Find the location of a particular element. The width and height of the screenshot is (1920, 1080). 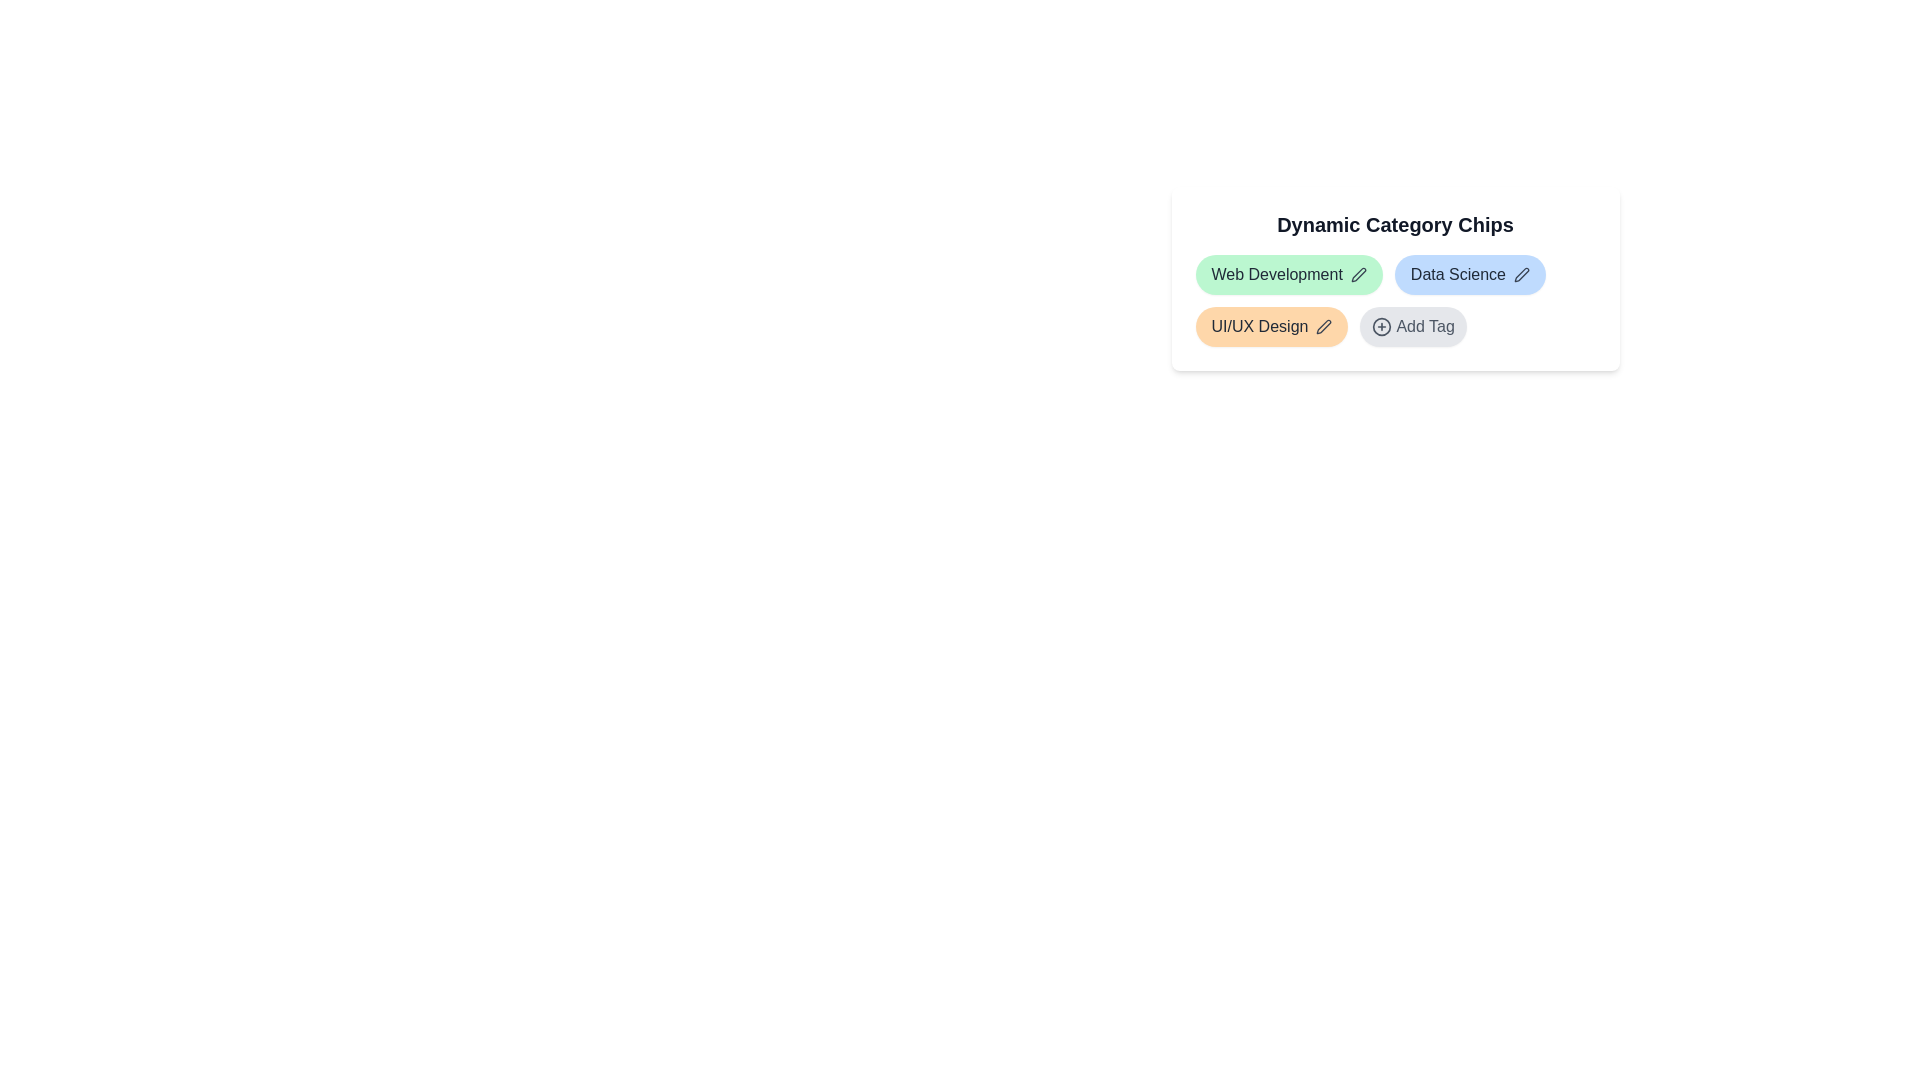

the 'Add Tag' button to create a new tag is located at coordinates (1412, 326).